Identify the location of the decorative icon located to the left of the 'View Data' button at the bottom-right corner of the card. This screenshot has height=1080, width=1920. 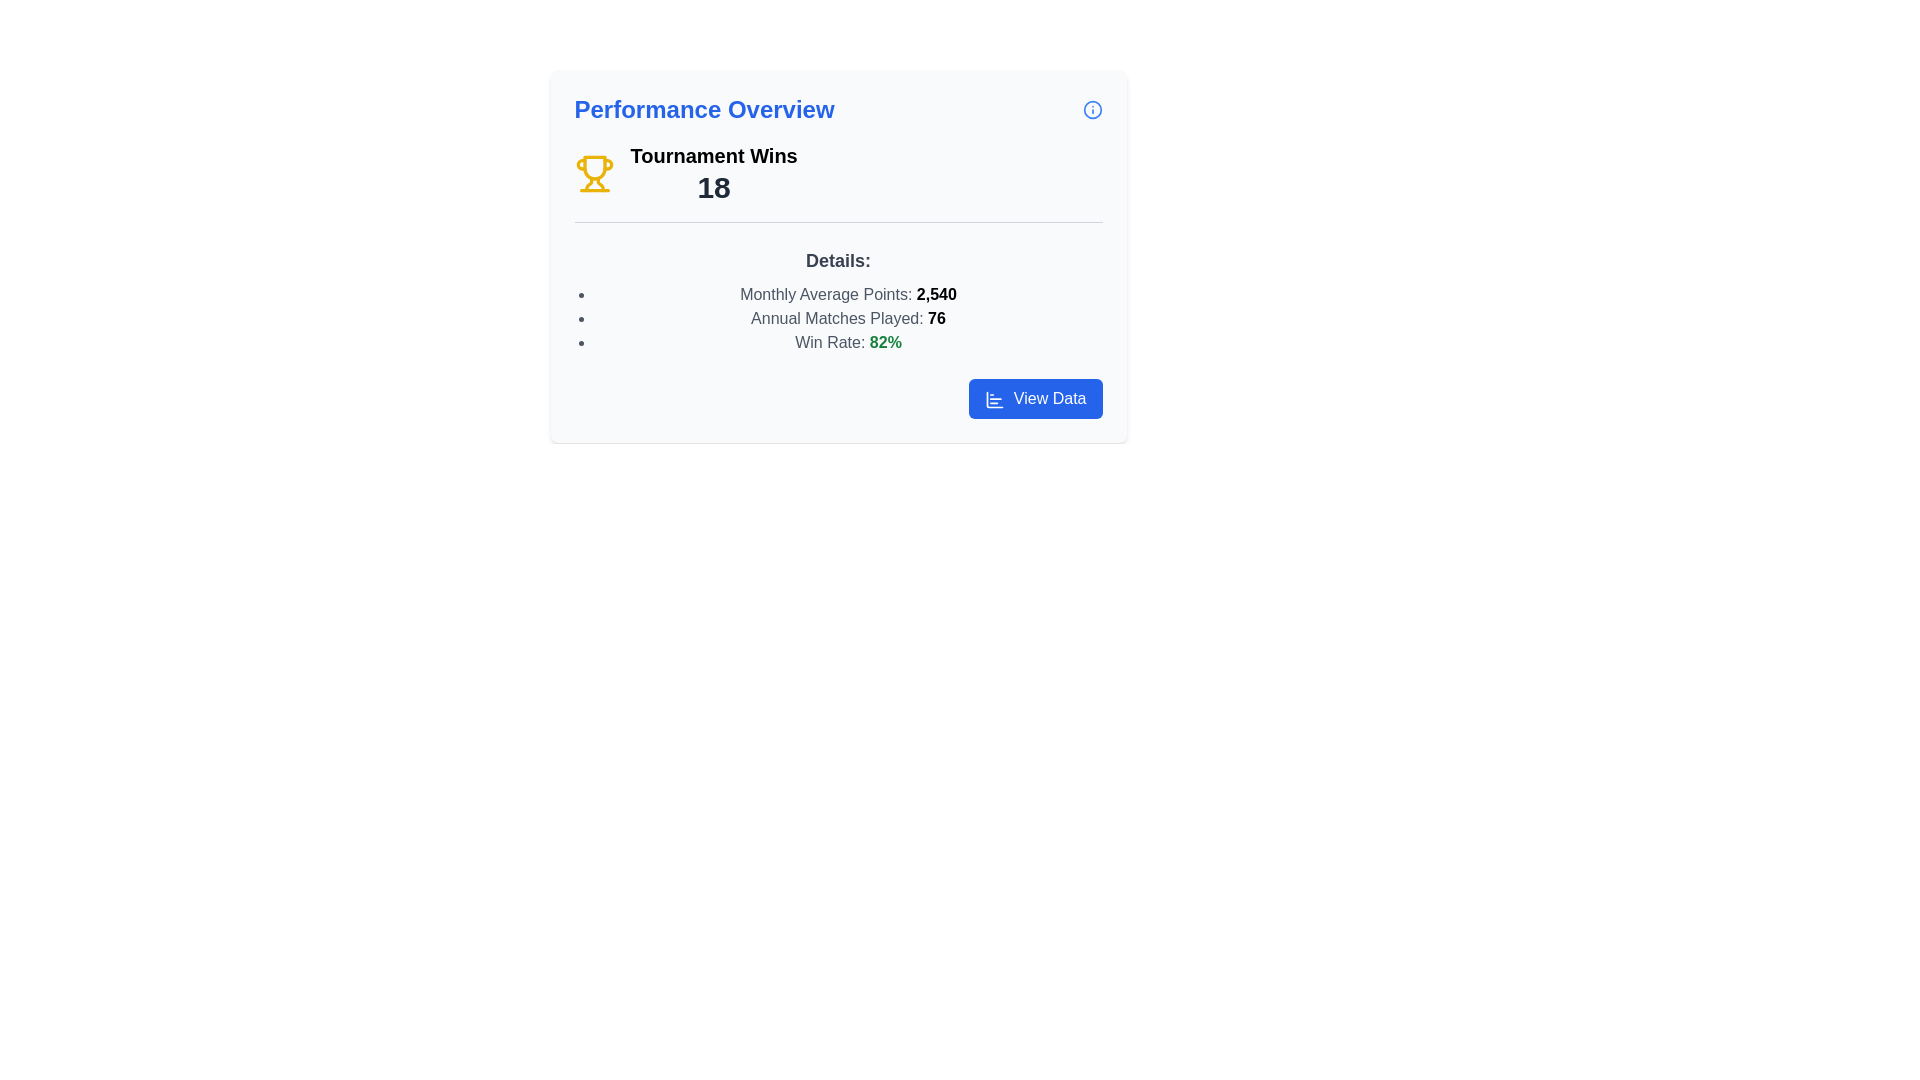
(995, 399).